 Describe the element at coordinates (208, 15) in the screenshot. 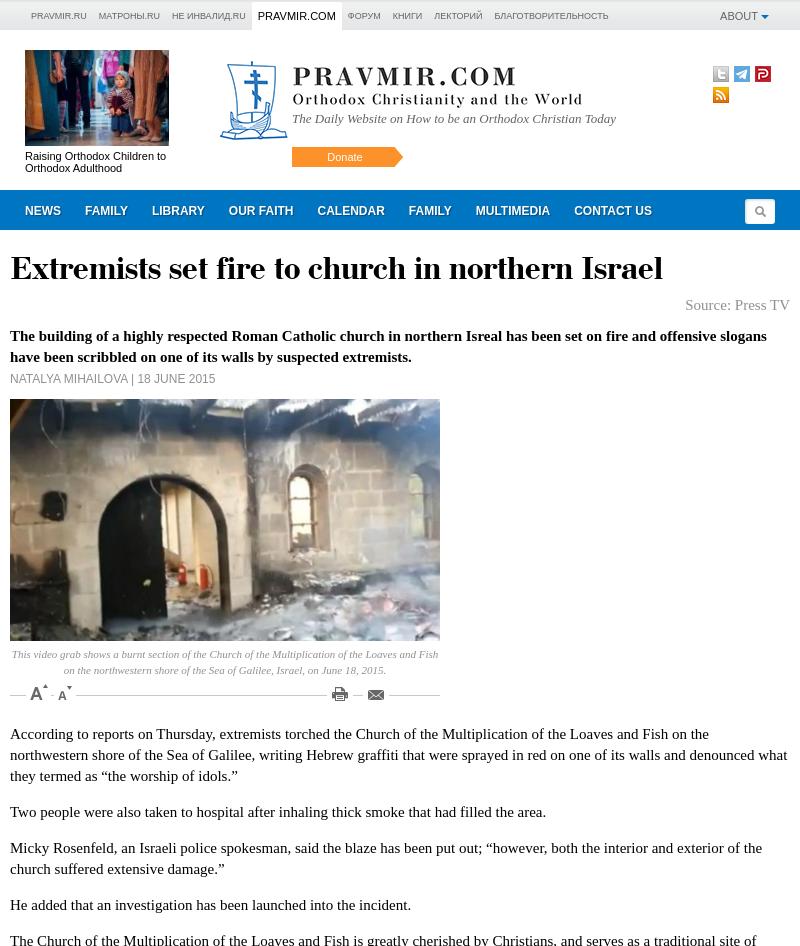

I see `'Не инвалид.RU'` at that location.